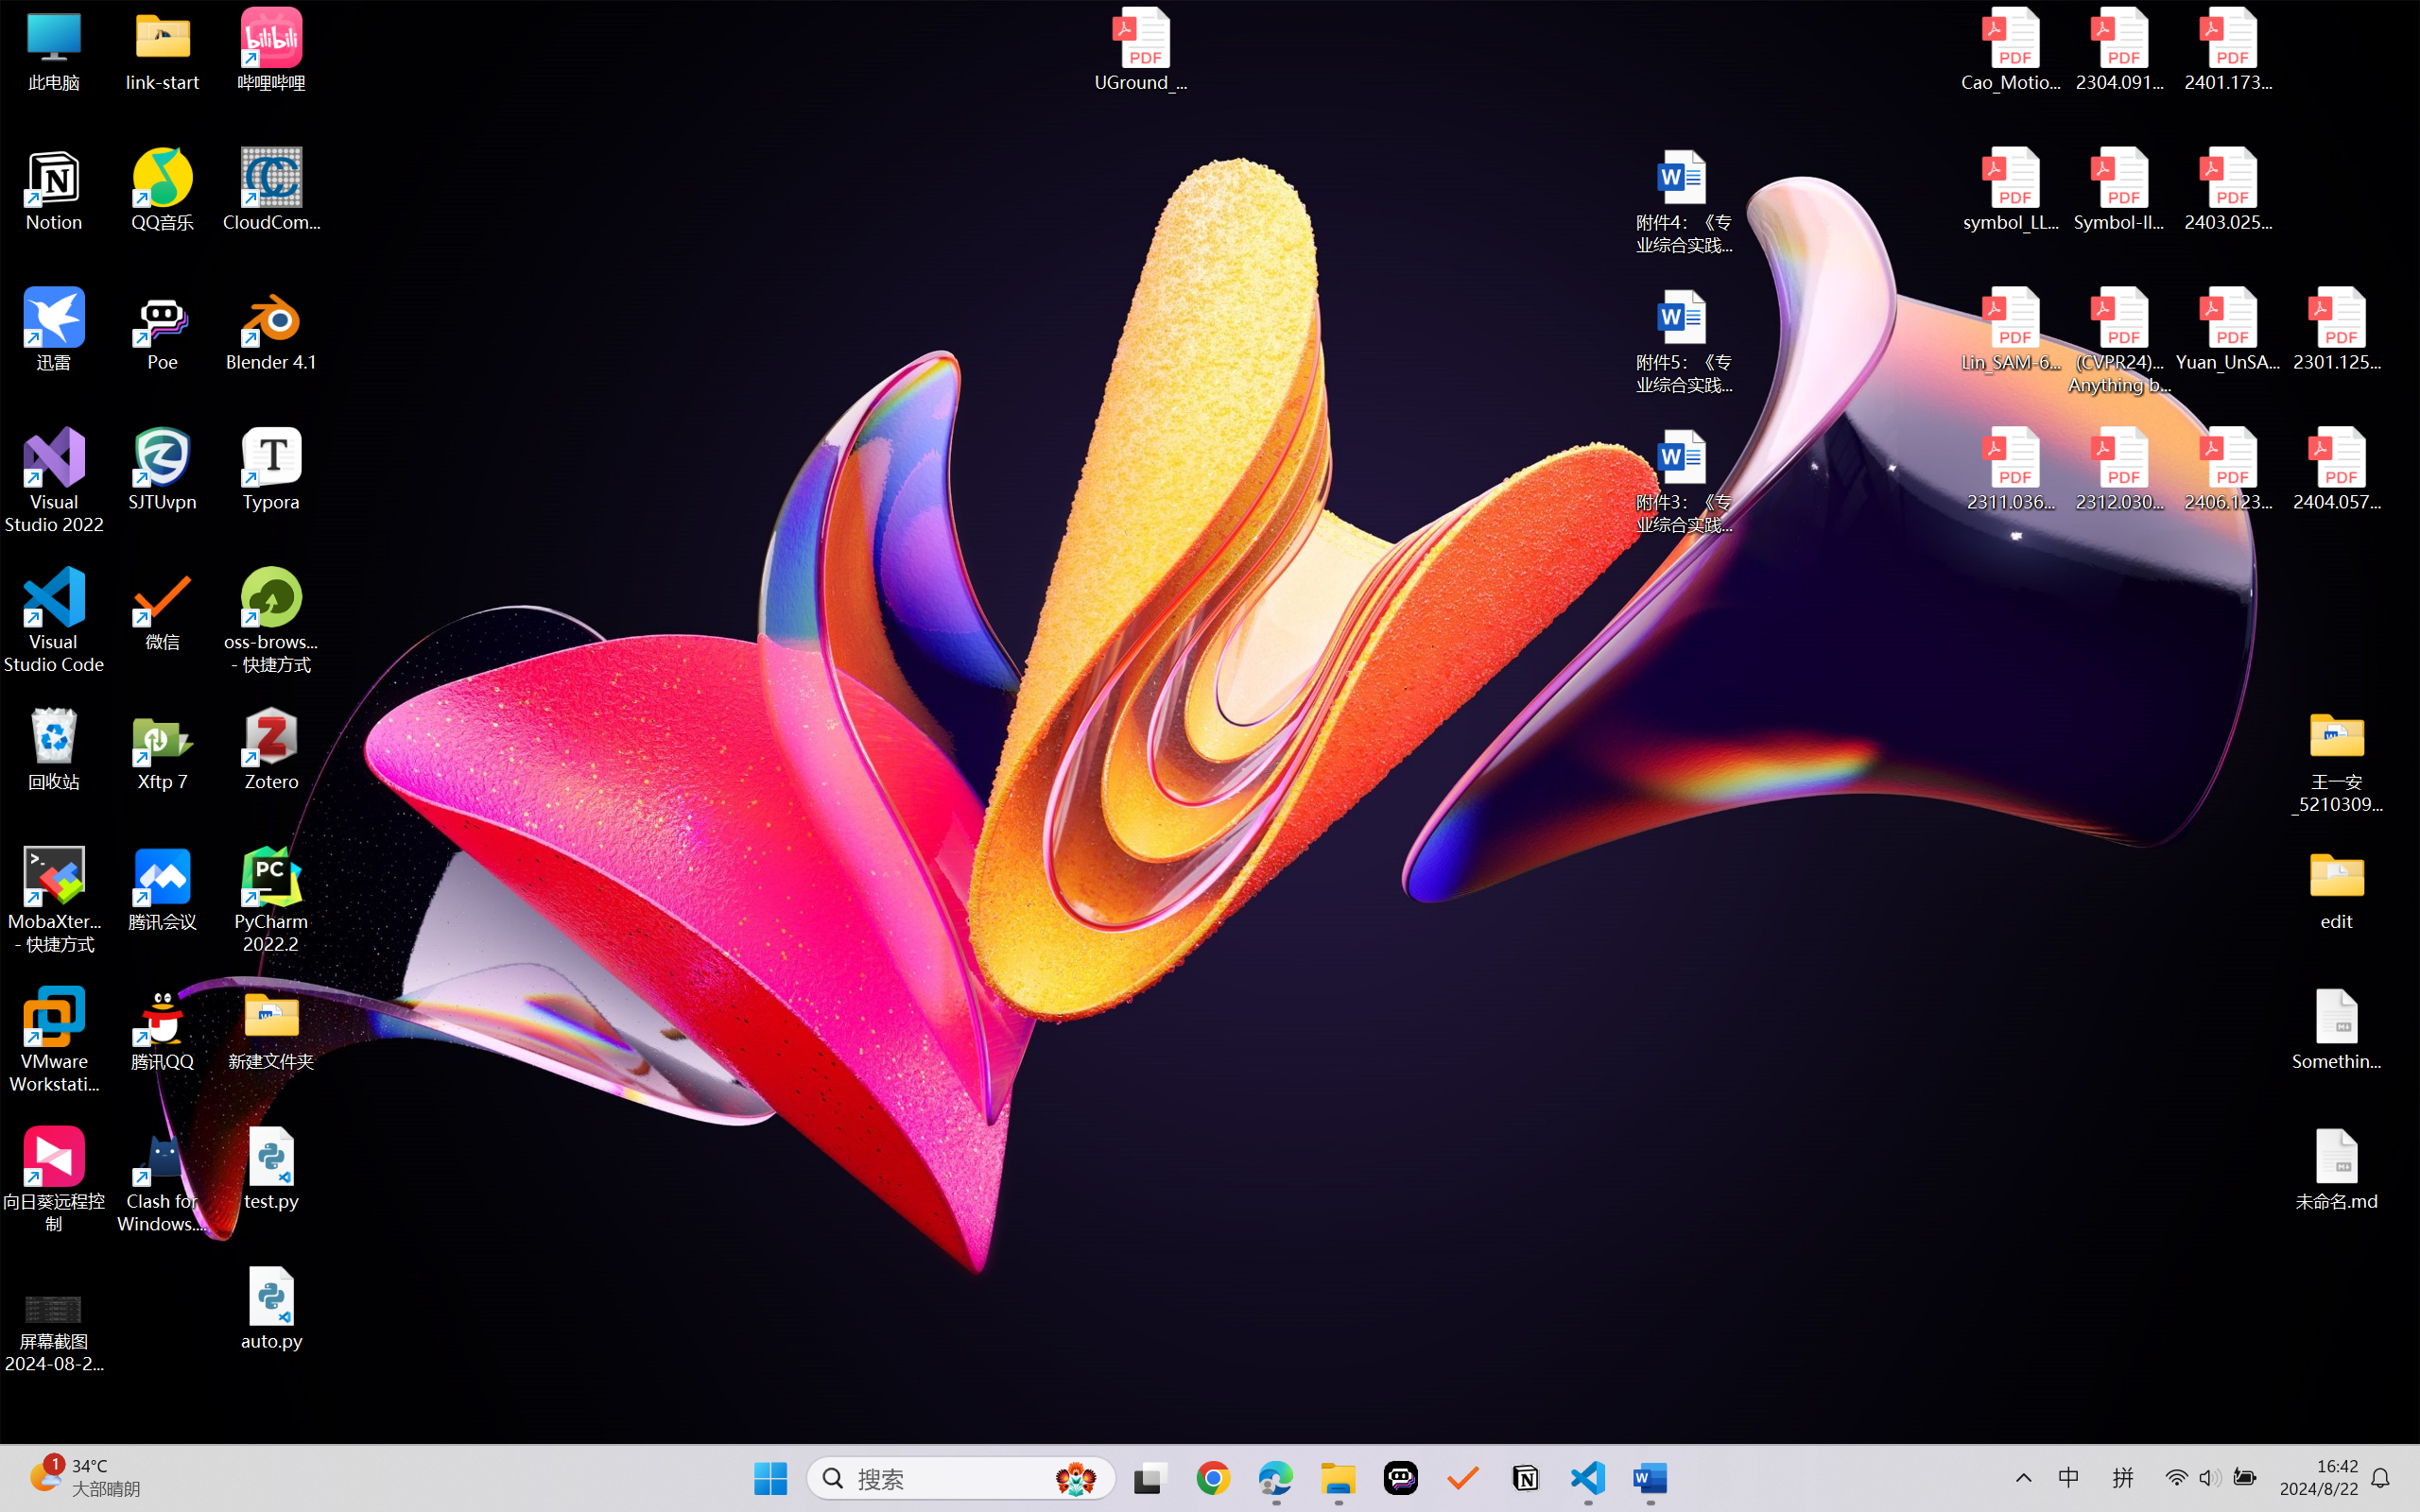 The height and width of the screenshot is (1512, 2420). I want to click on '2312.03032v2.pdf', so click(2118, 469).